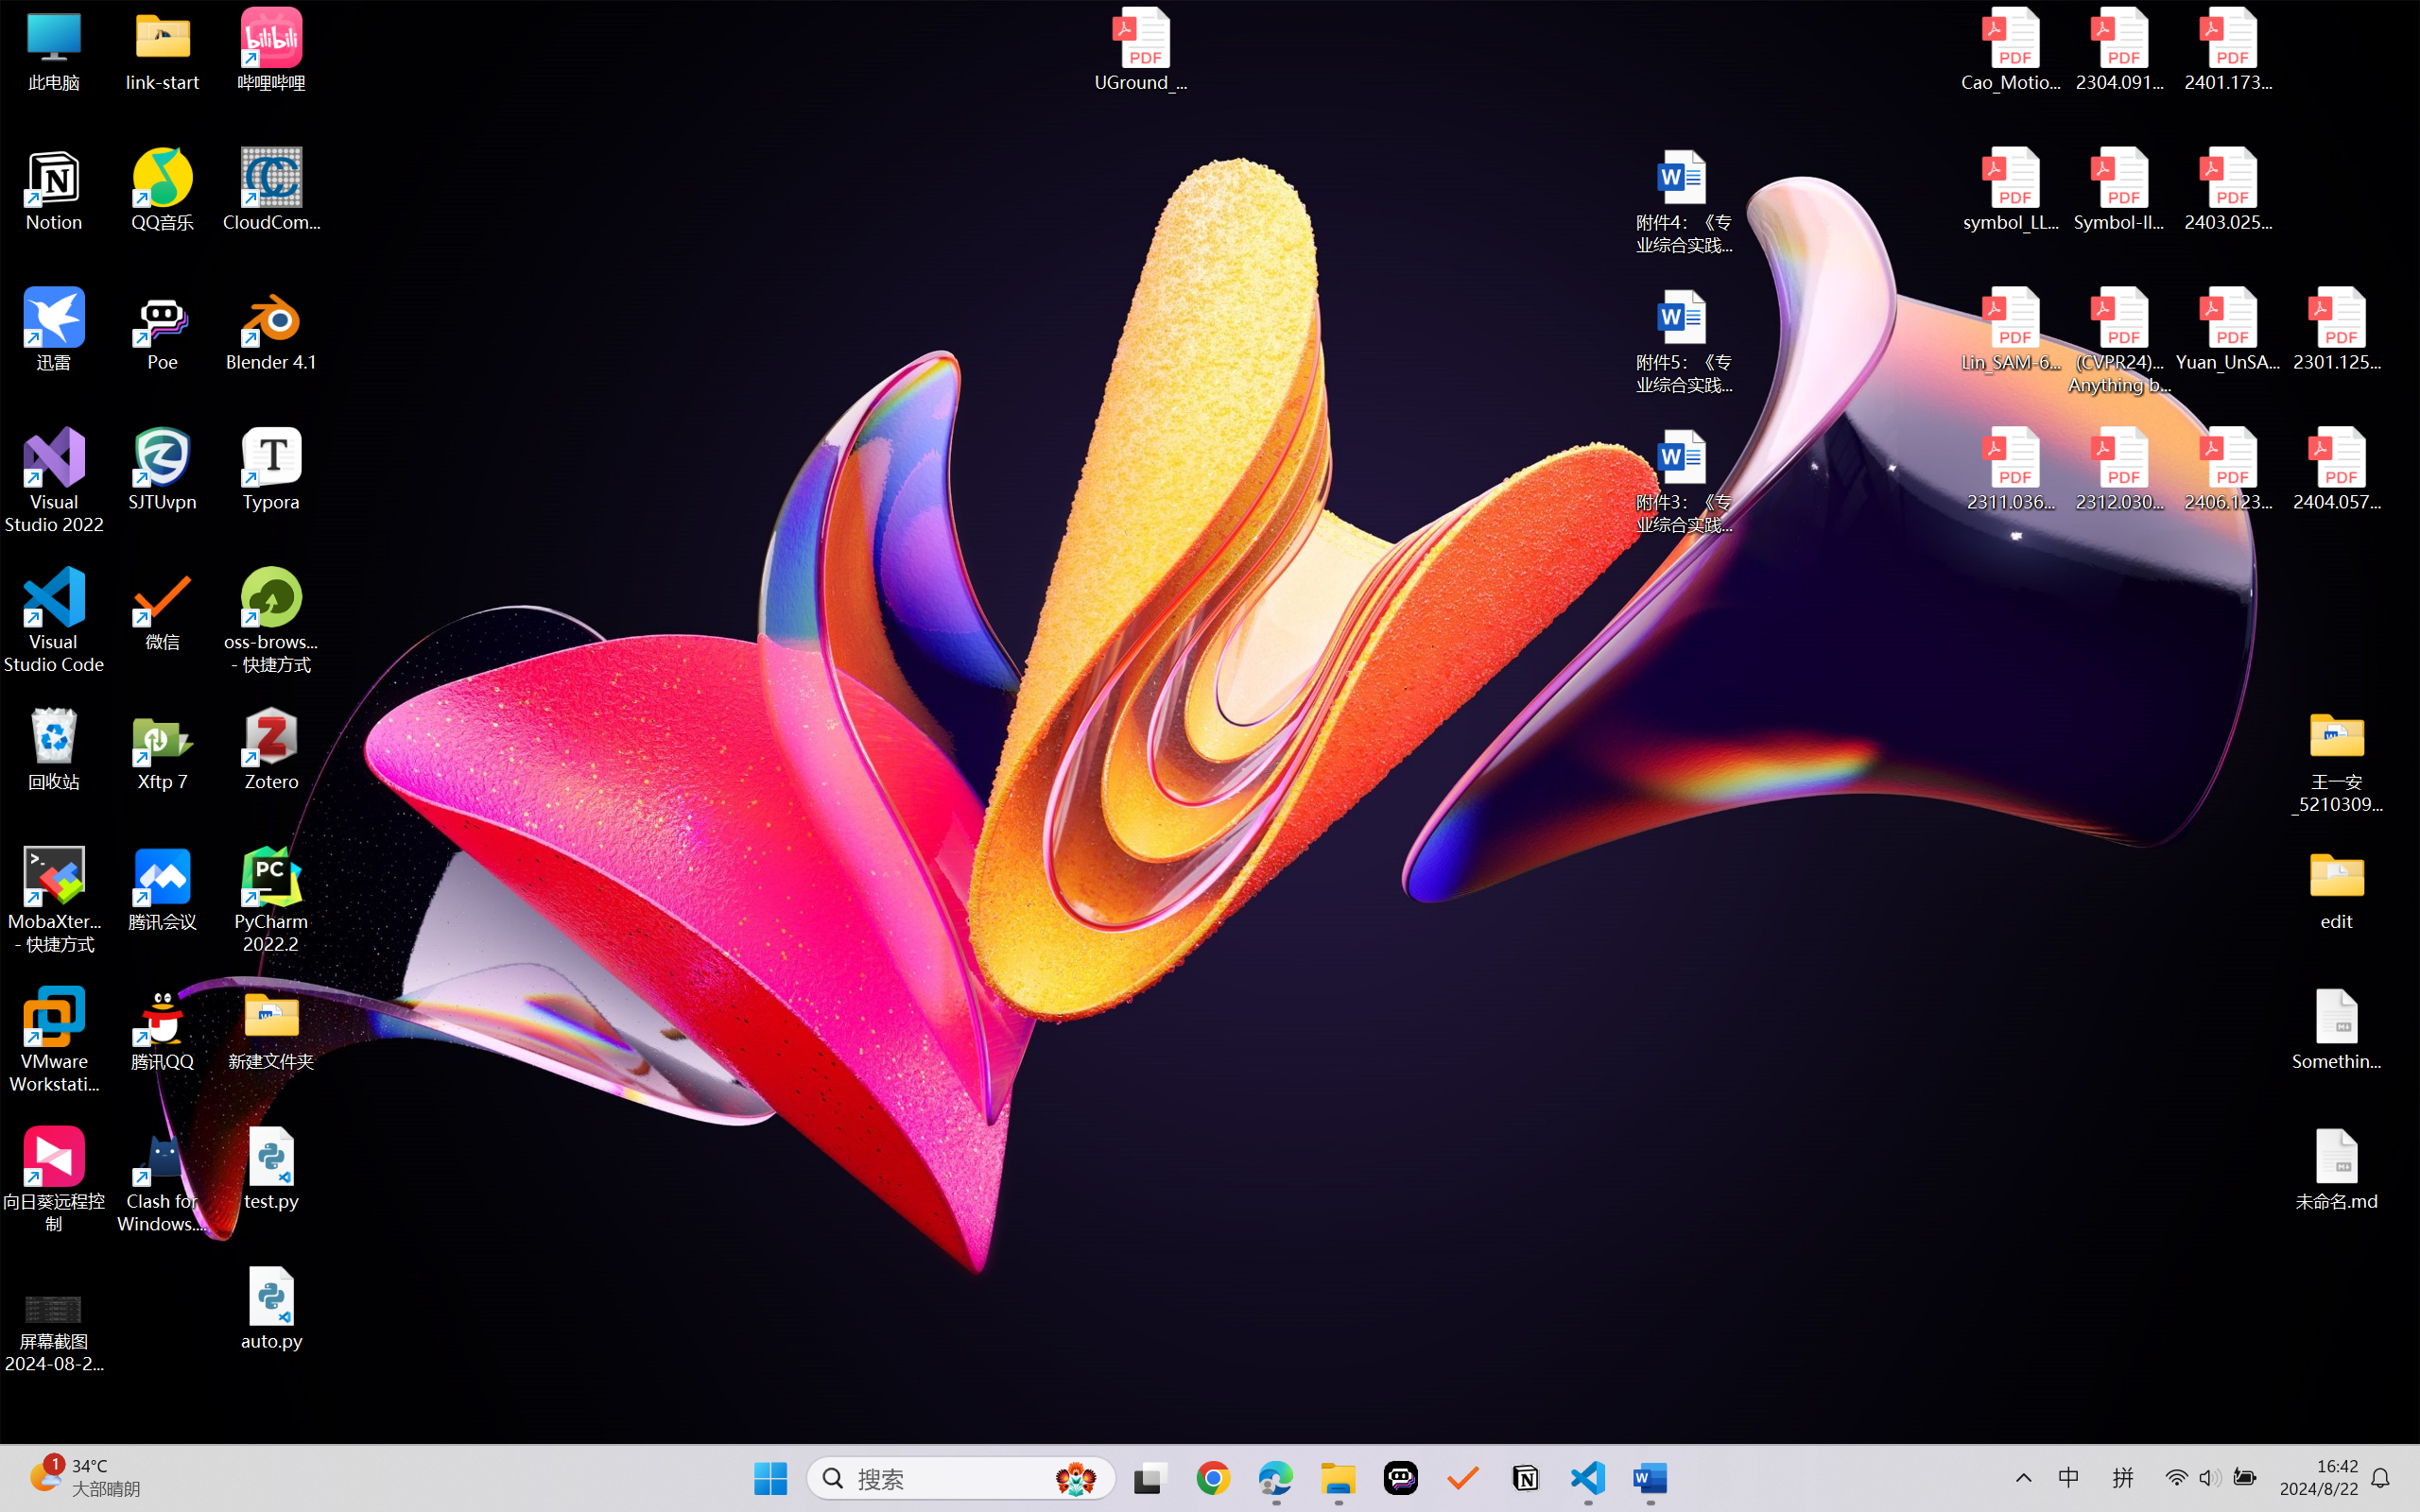 The height and width of the screenshot is (1512, 2420). I want to click on '2312.03032v2.pdf', so click(2118, 469).